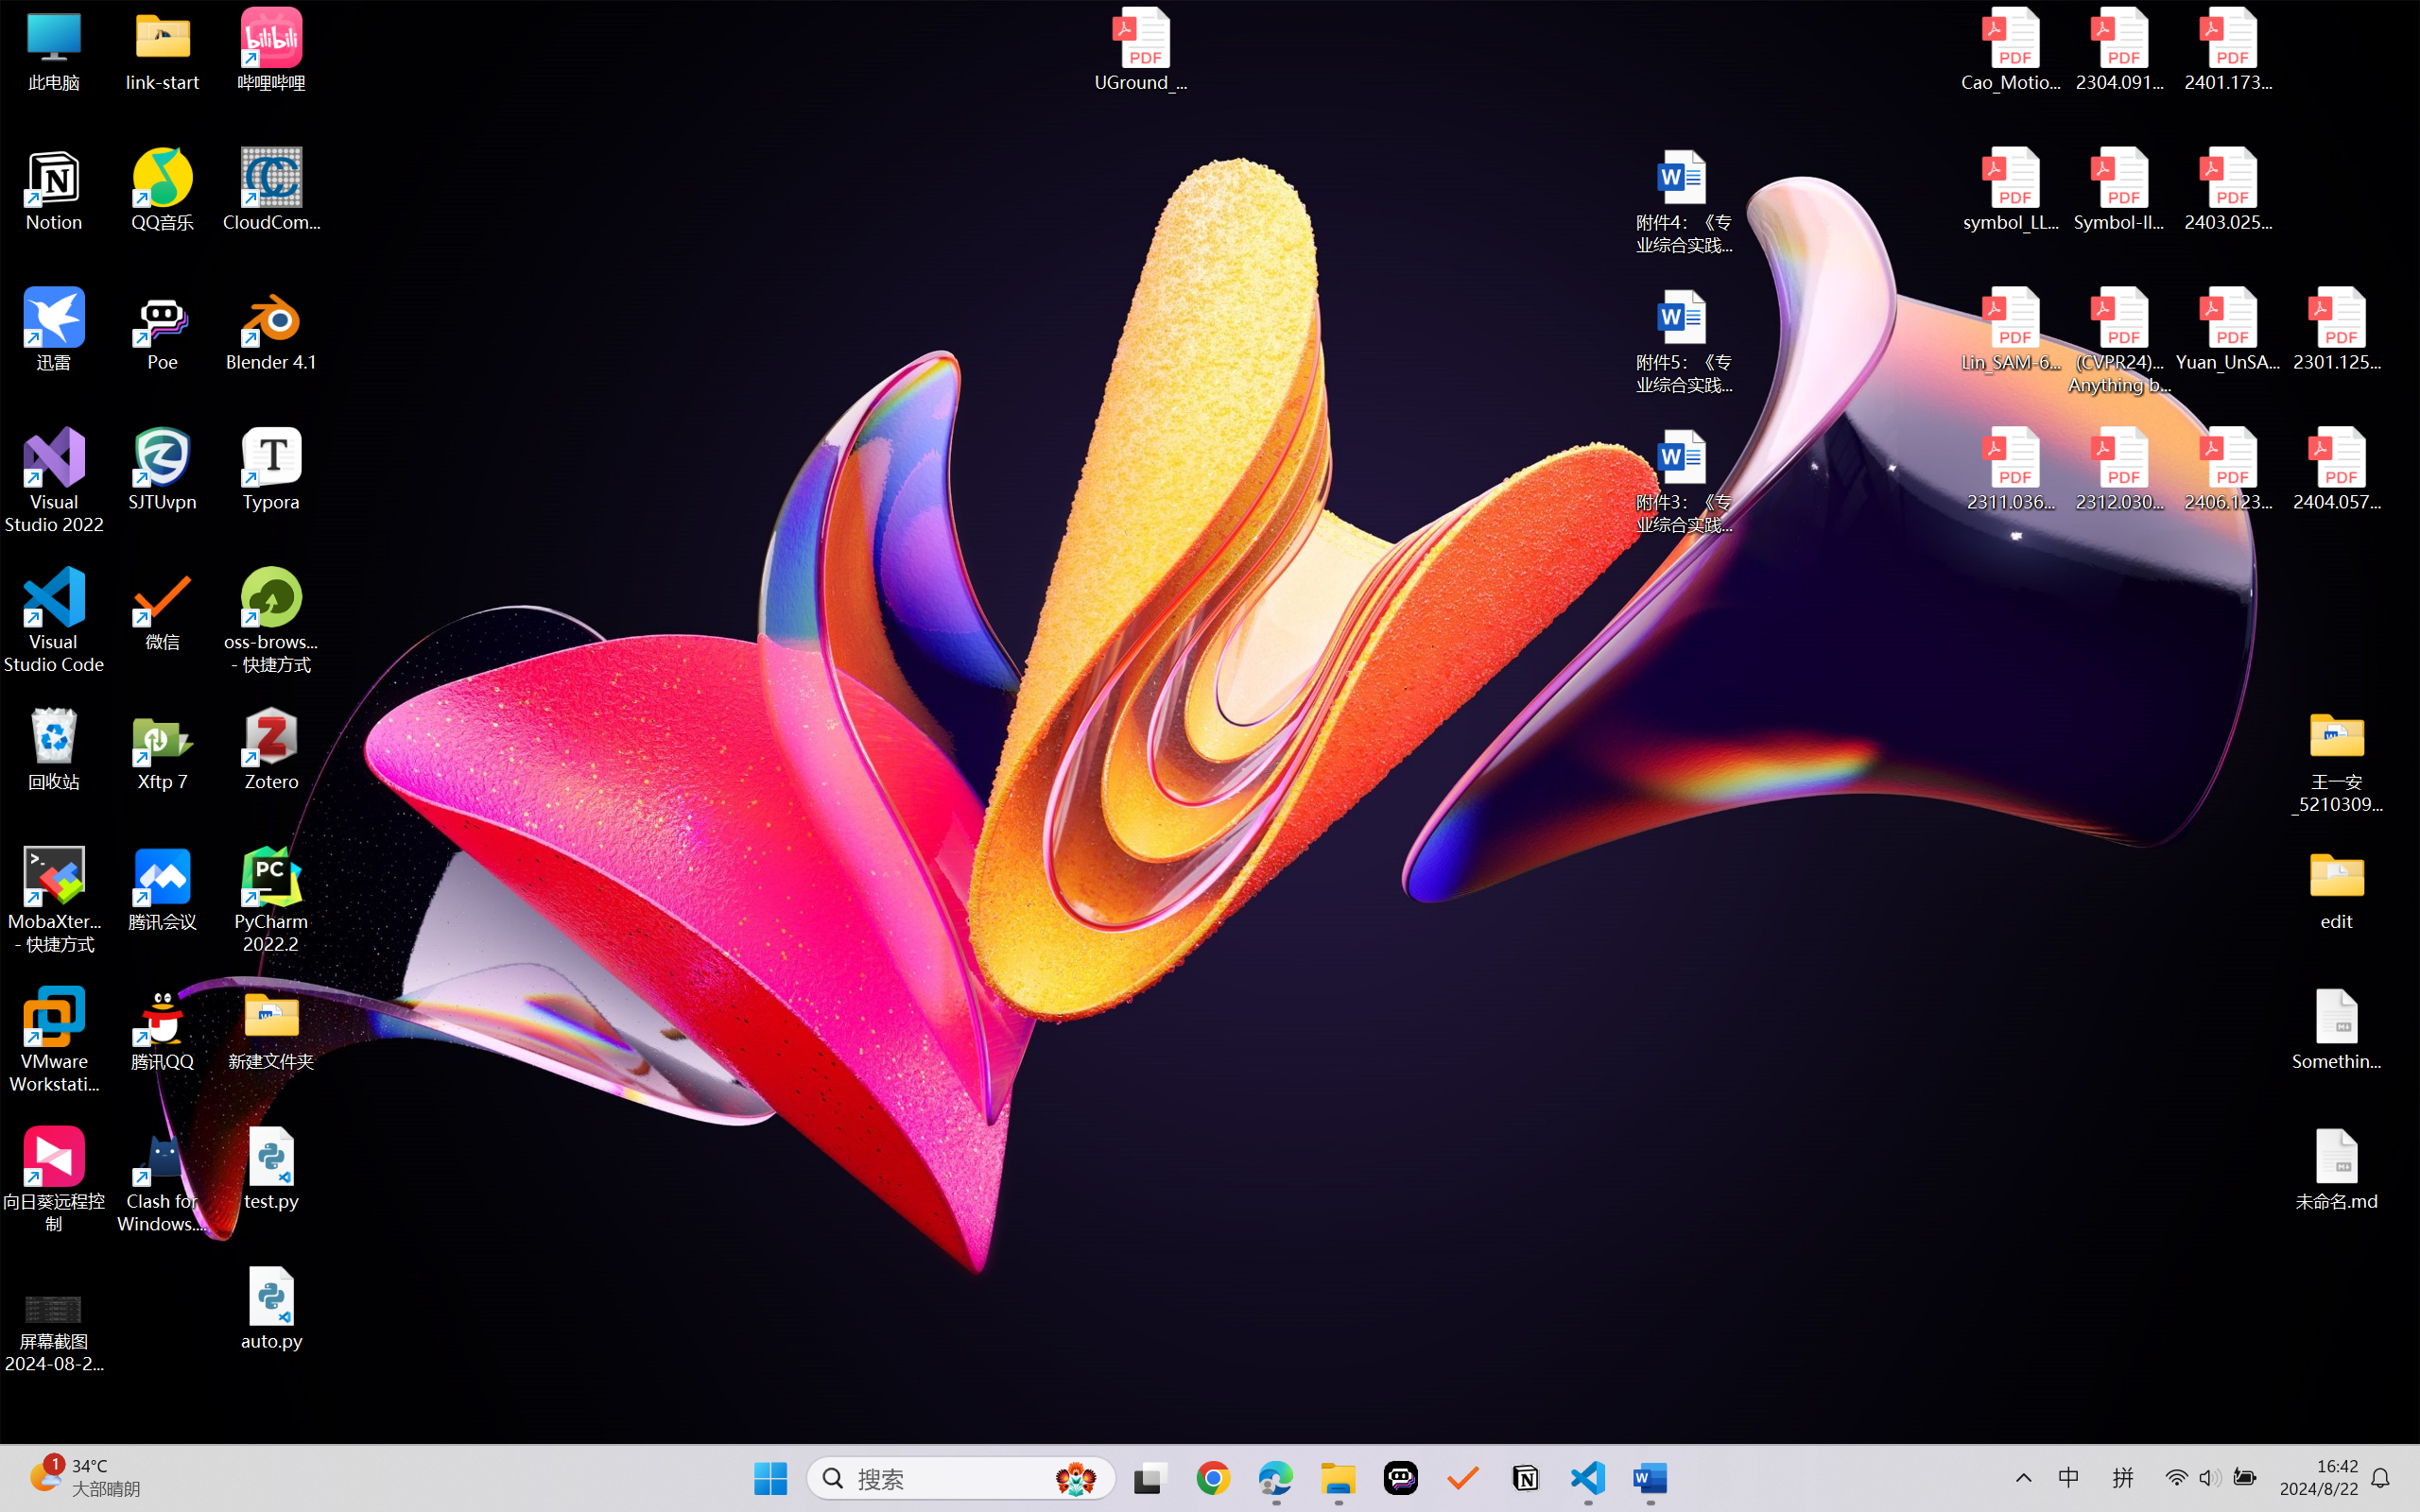 The height and width of the screenshot is (1512, 2420). I want to click on '2312.03032v2.pdf', so click(2118, 469).